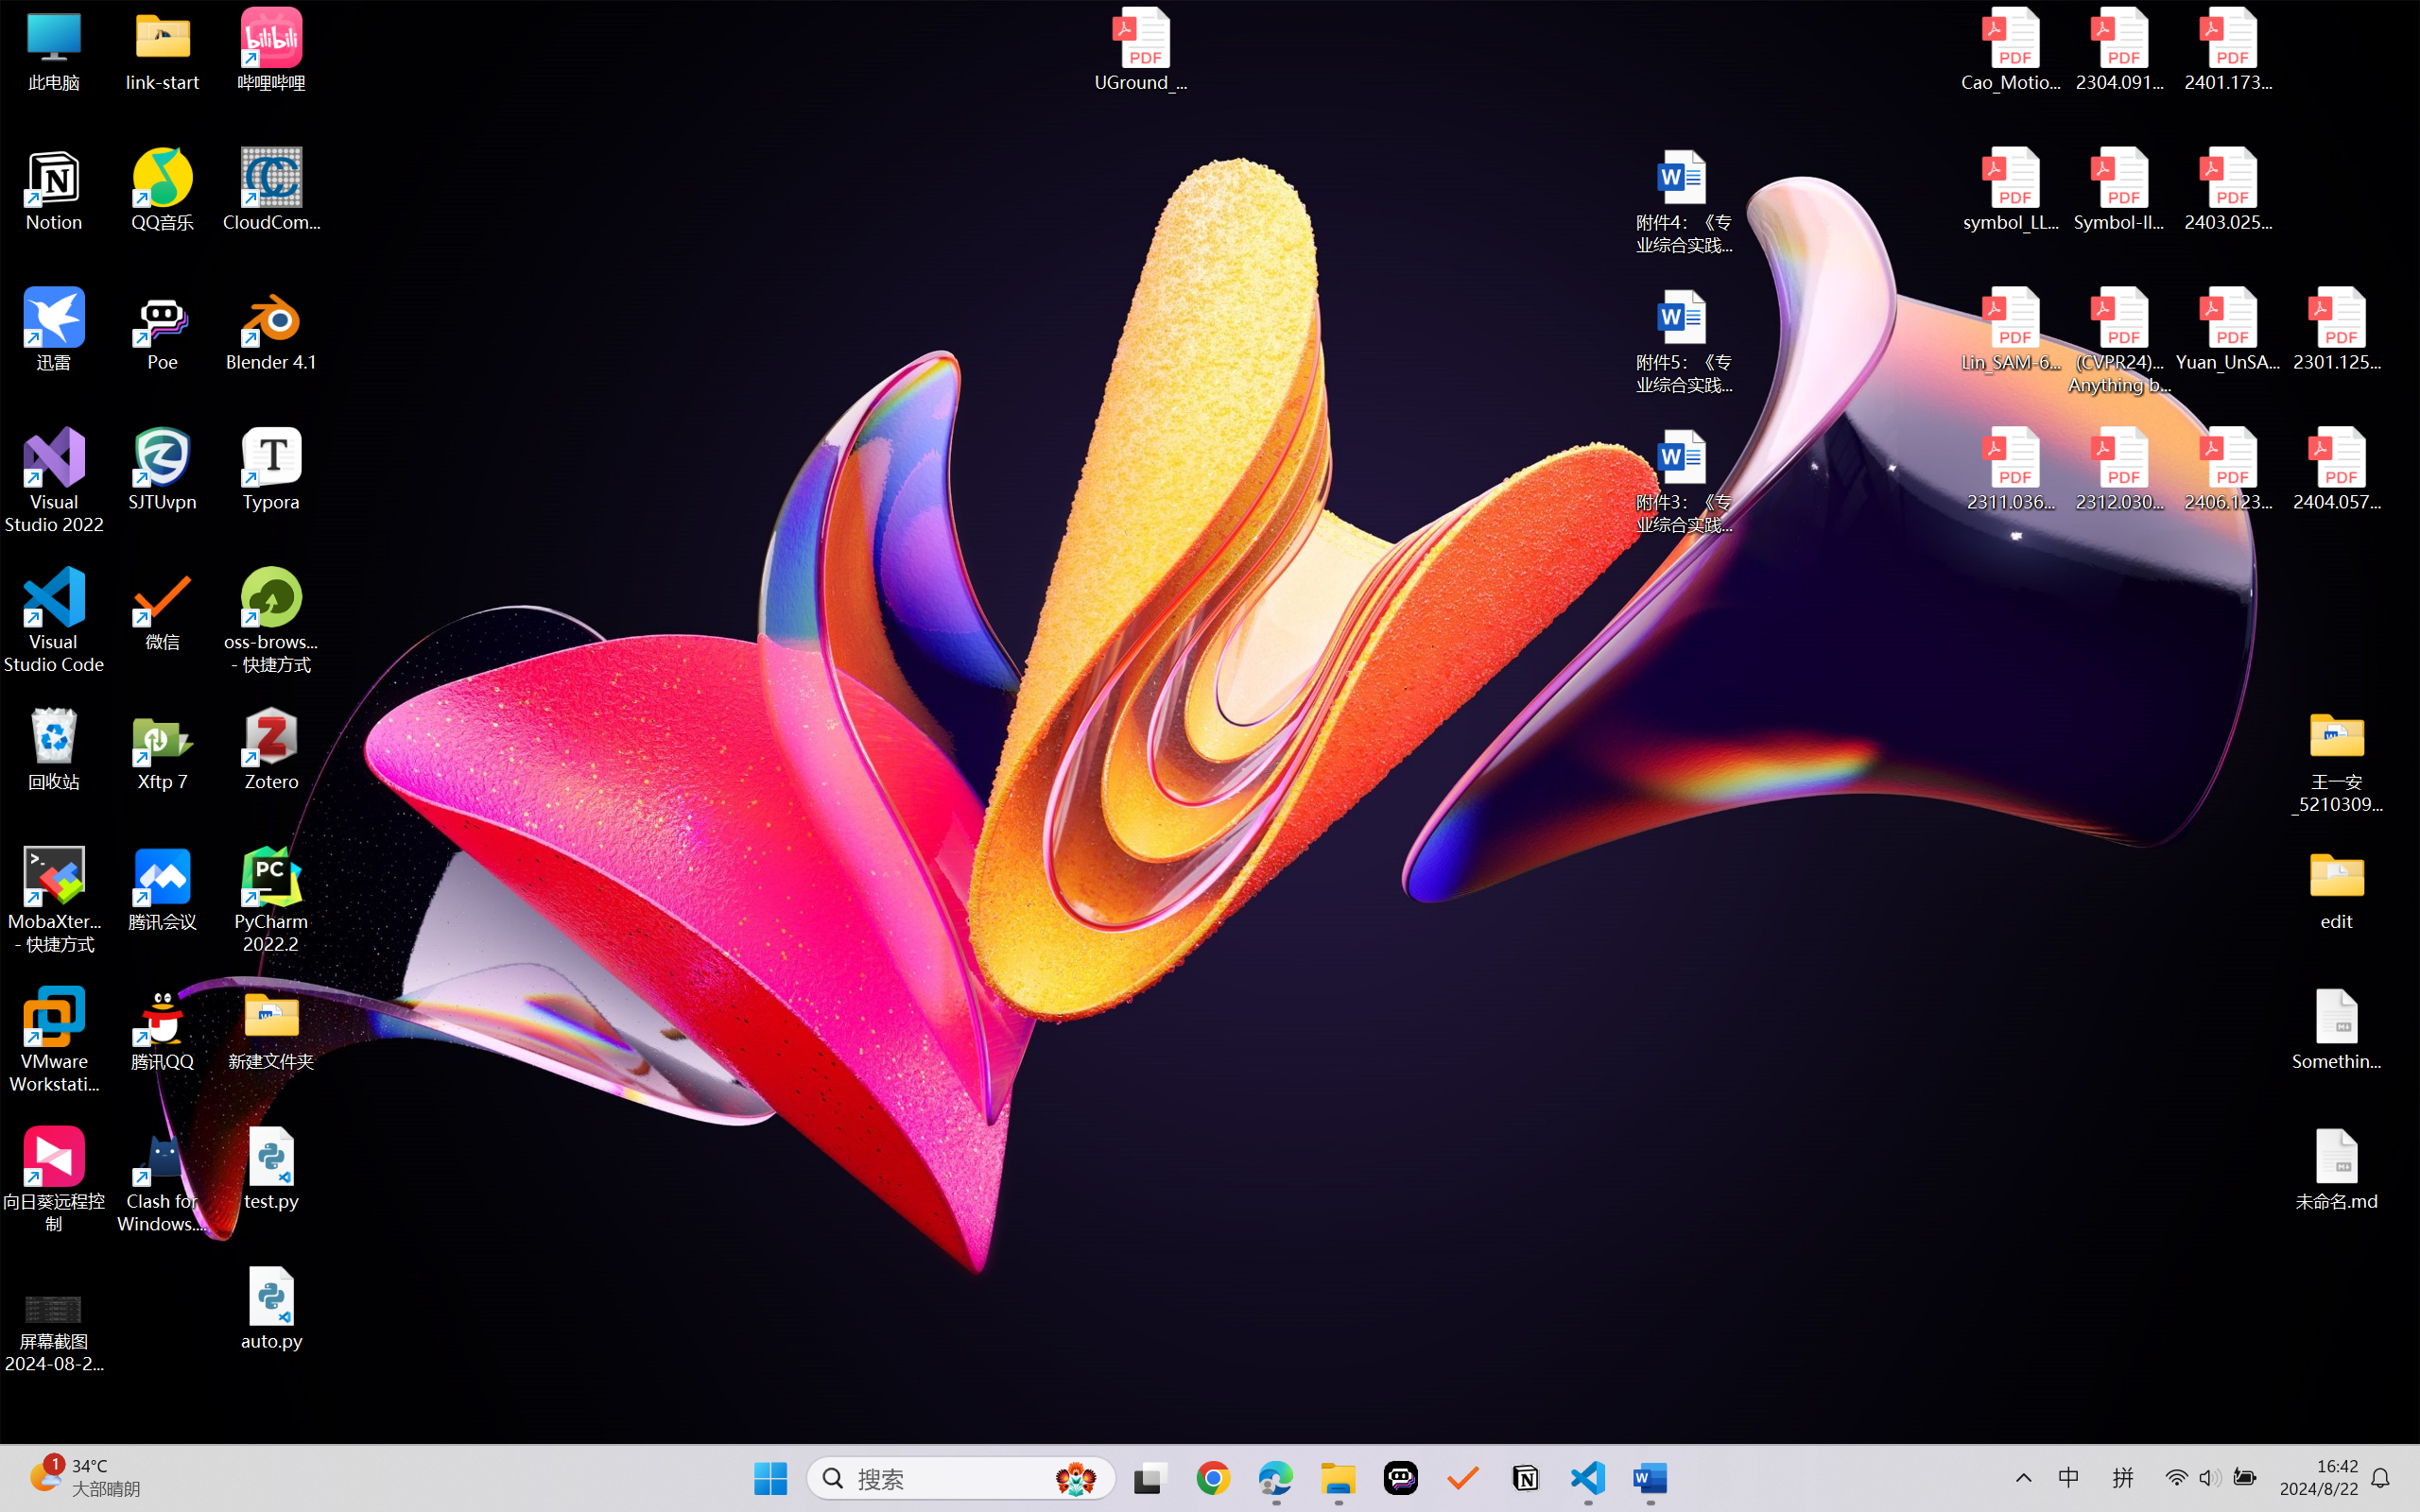 The height and width of the screenshot is (1512, 2420). I want to click on '2312.03032v2.pdf', so click(2118, 469).